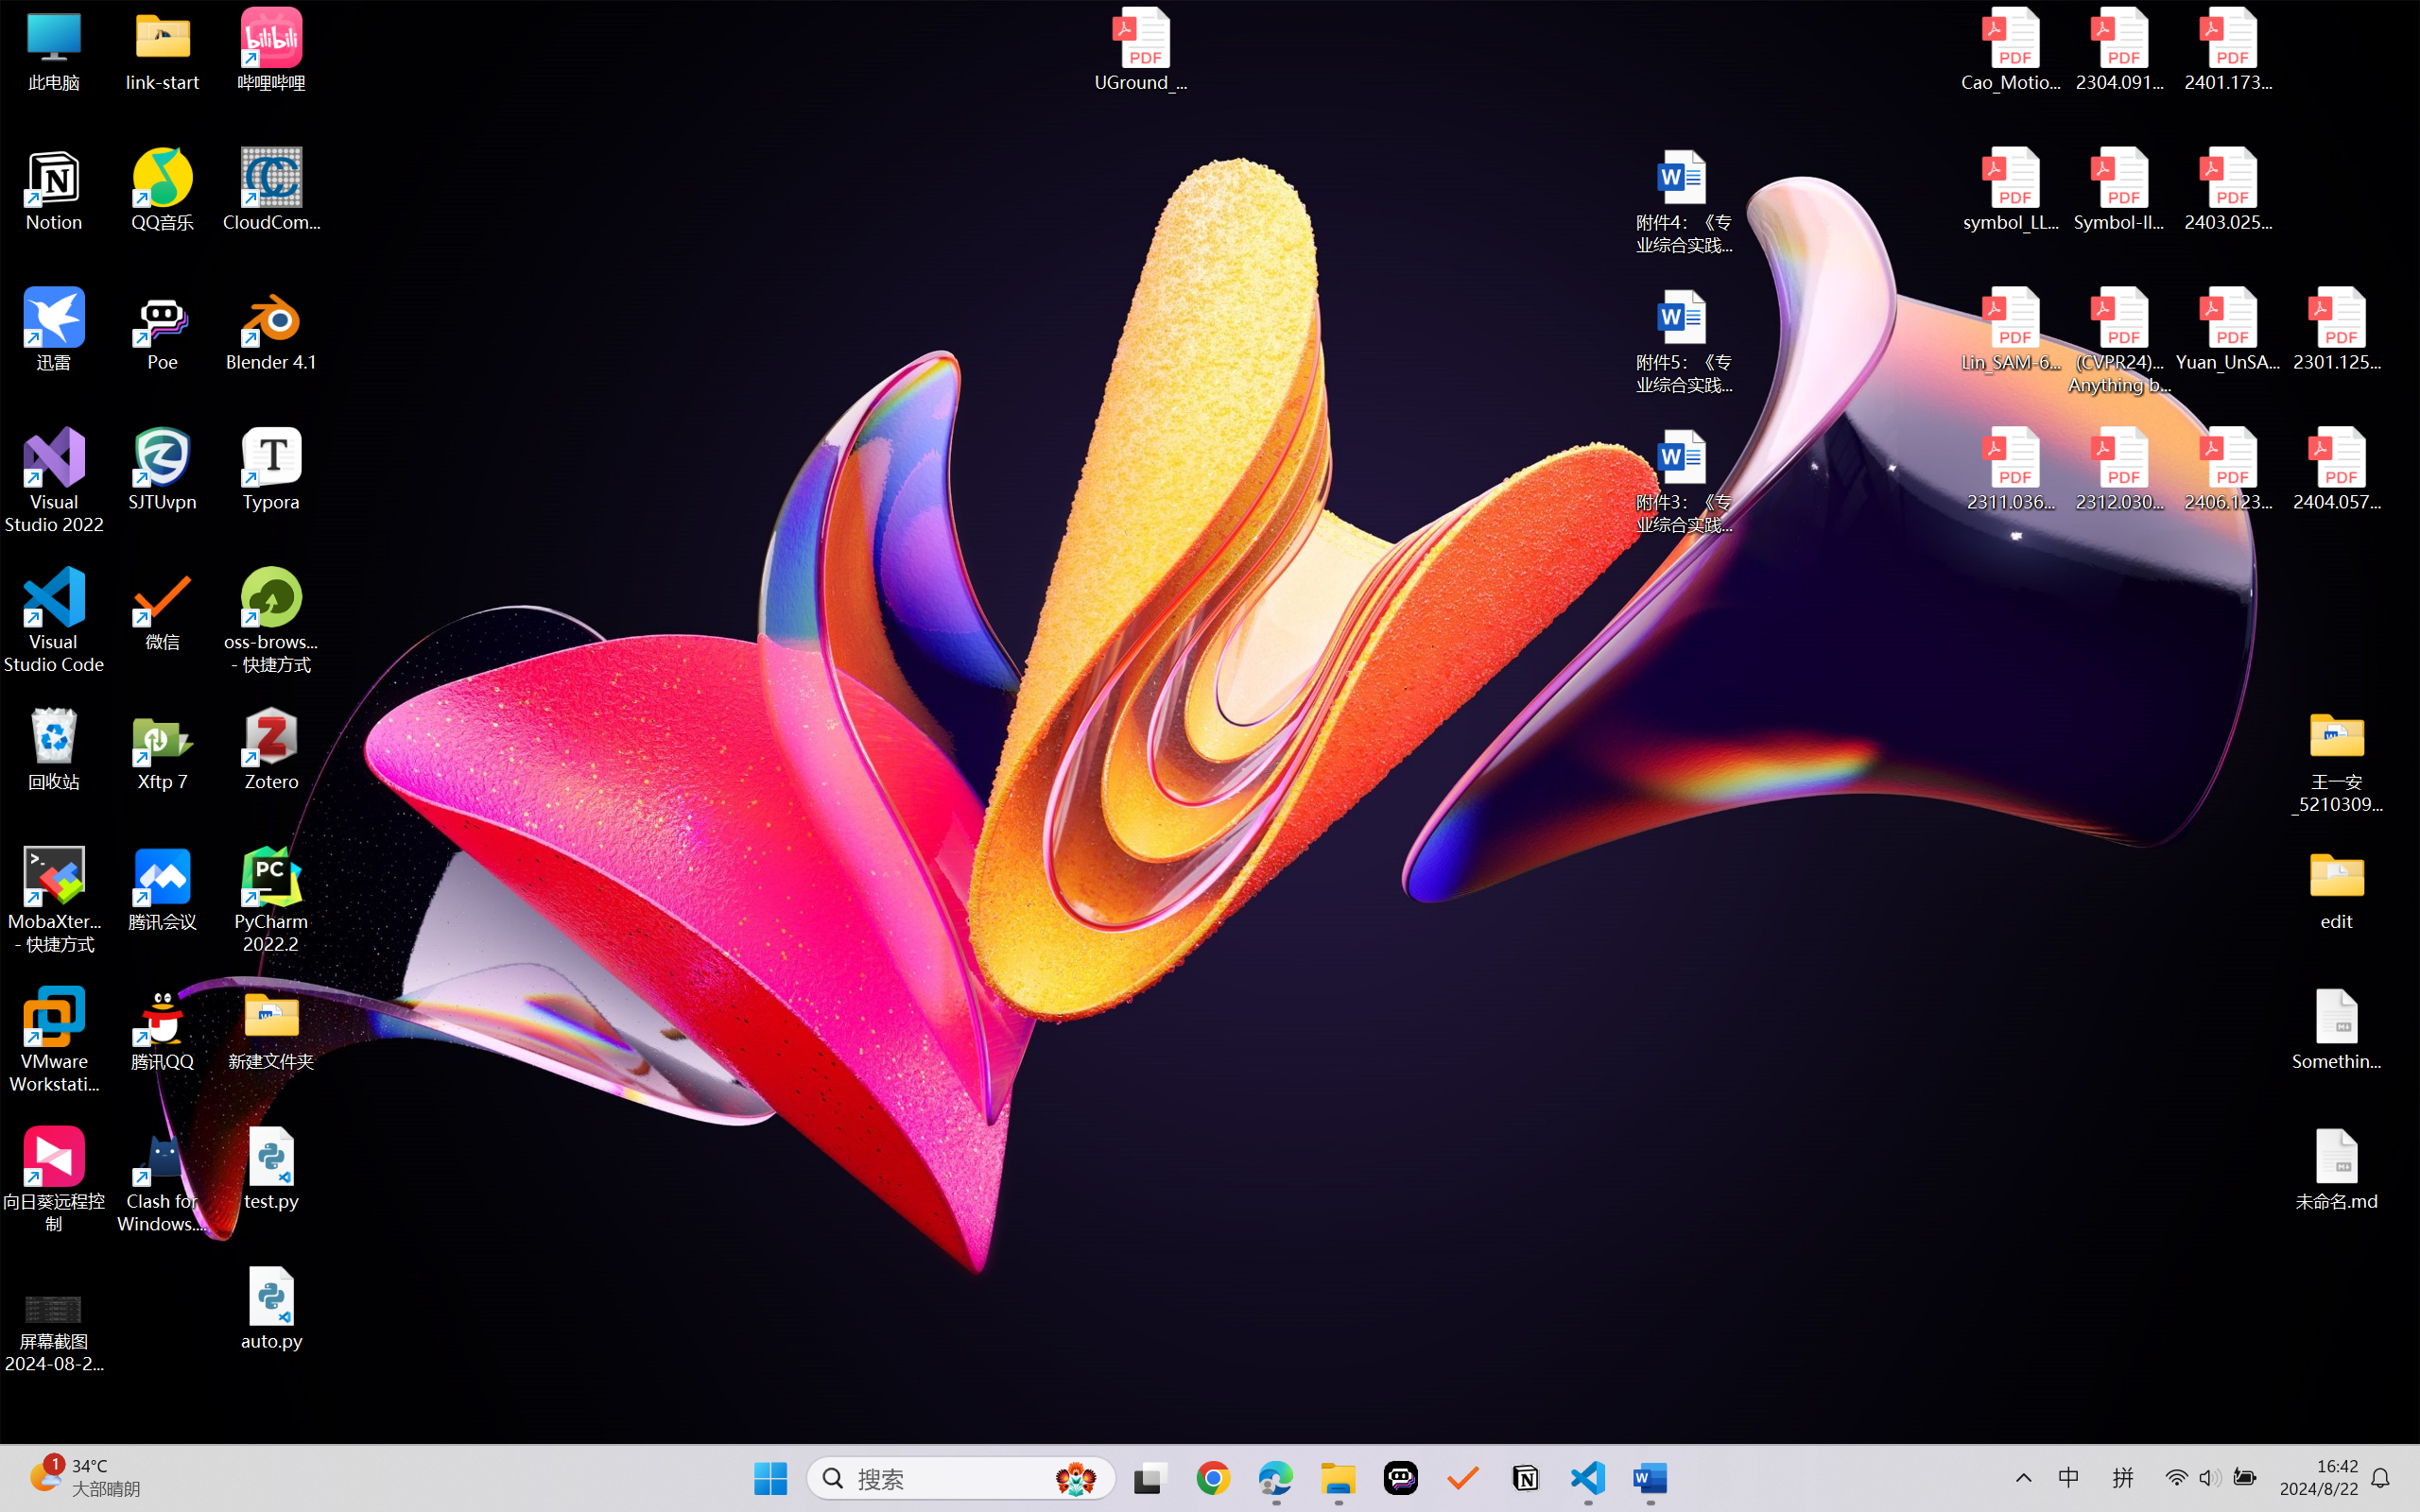 The height and width of the screenshot is (1512, 2420). I want to click on '2312.03032v2.pdf', so click(2118, 469).